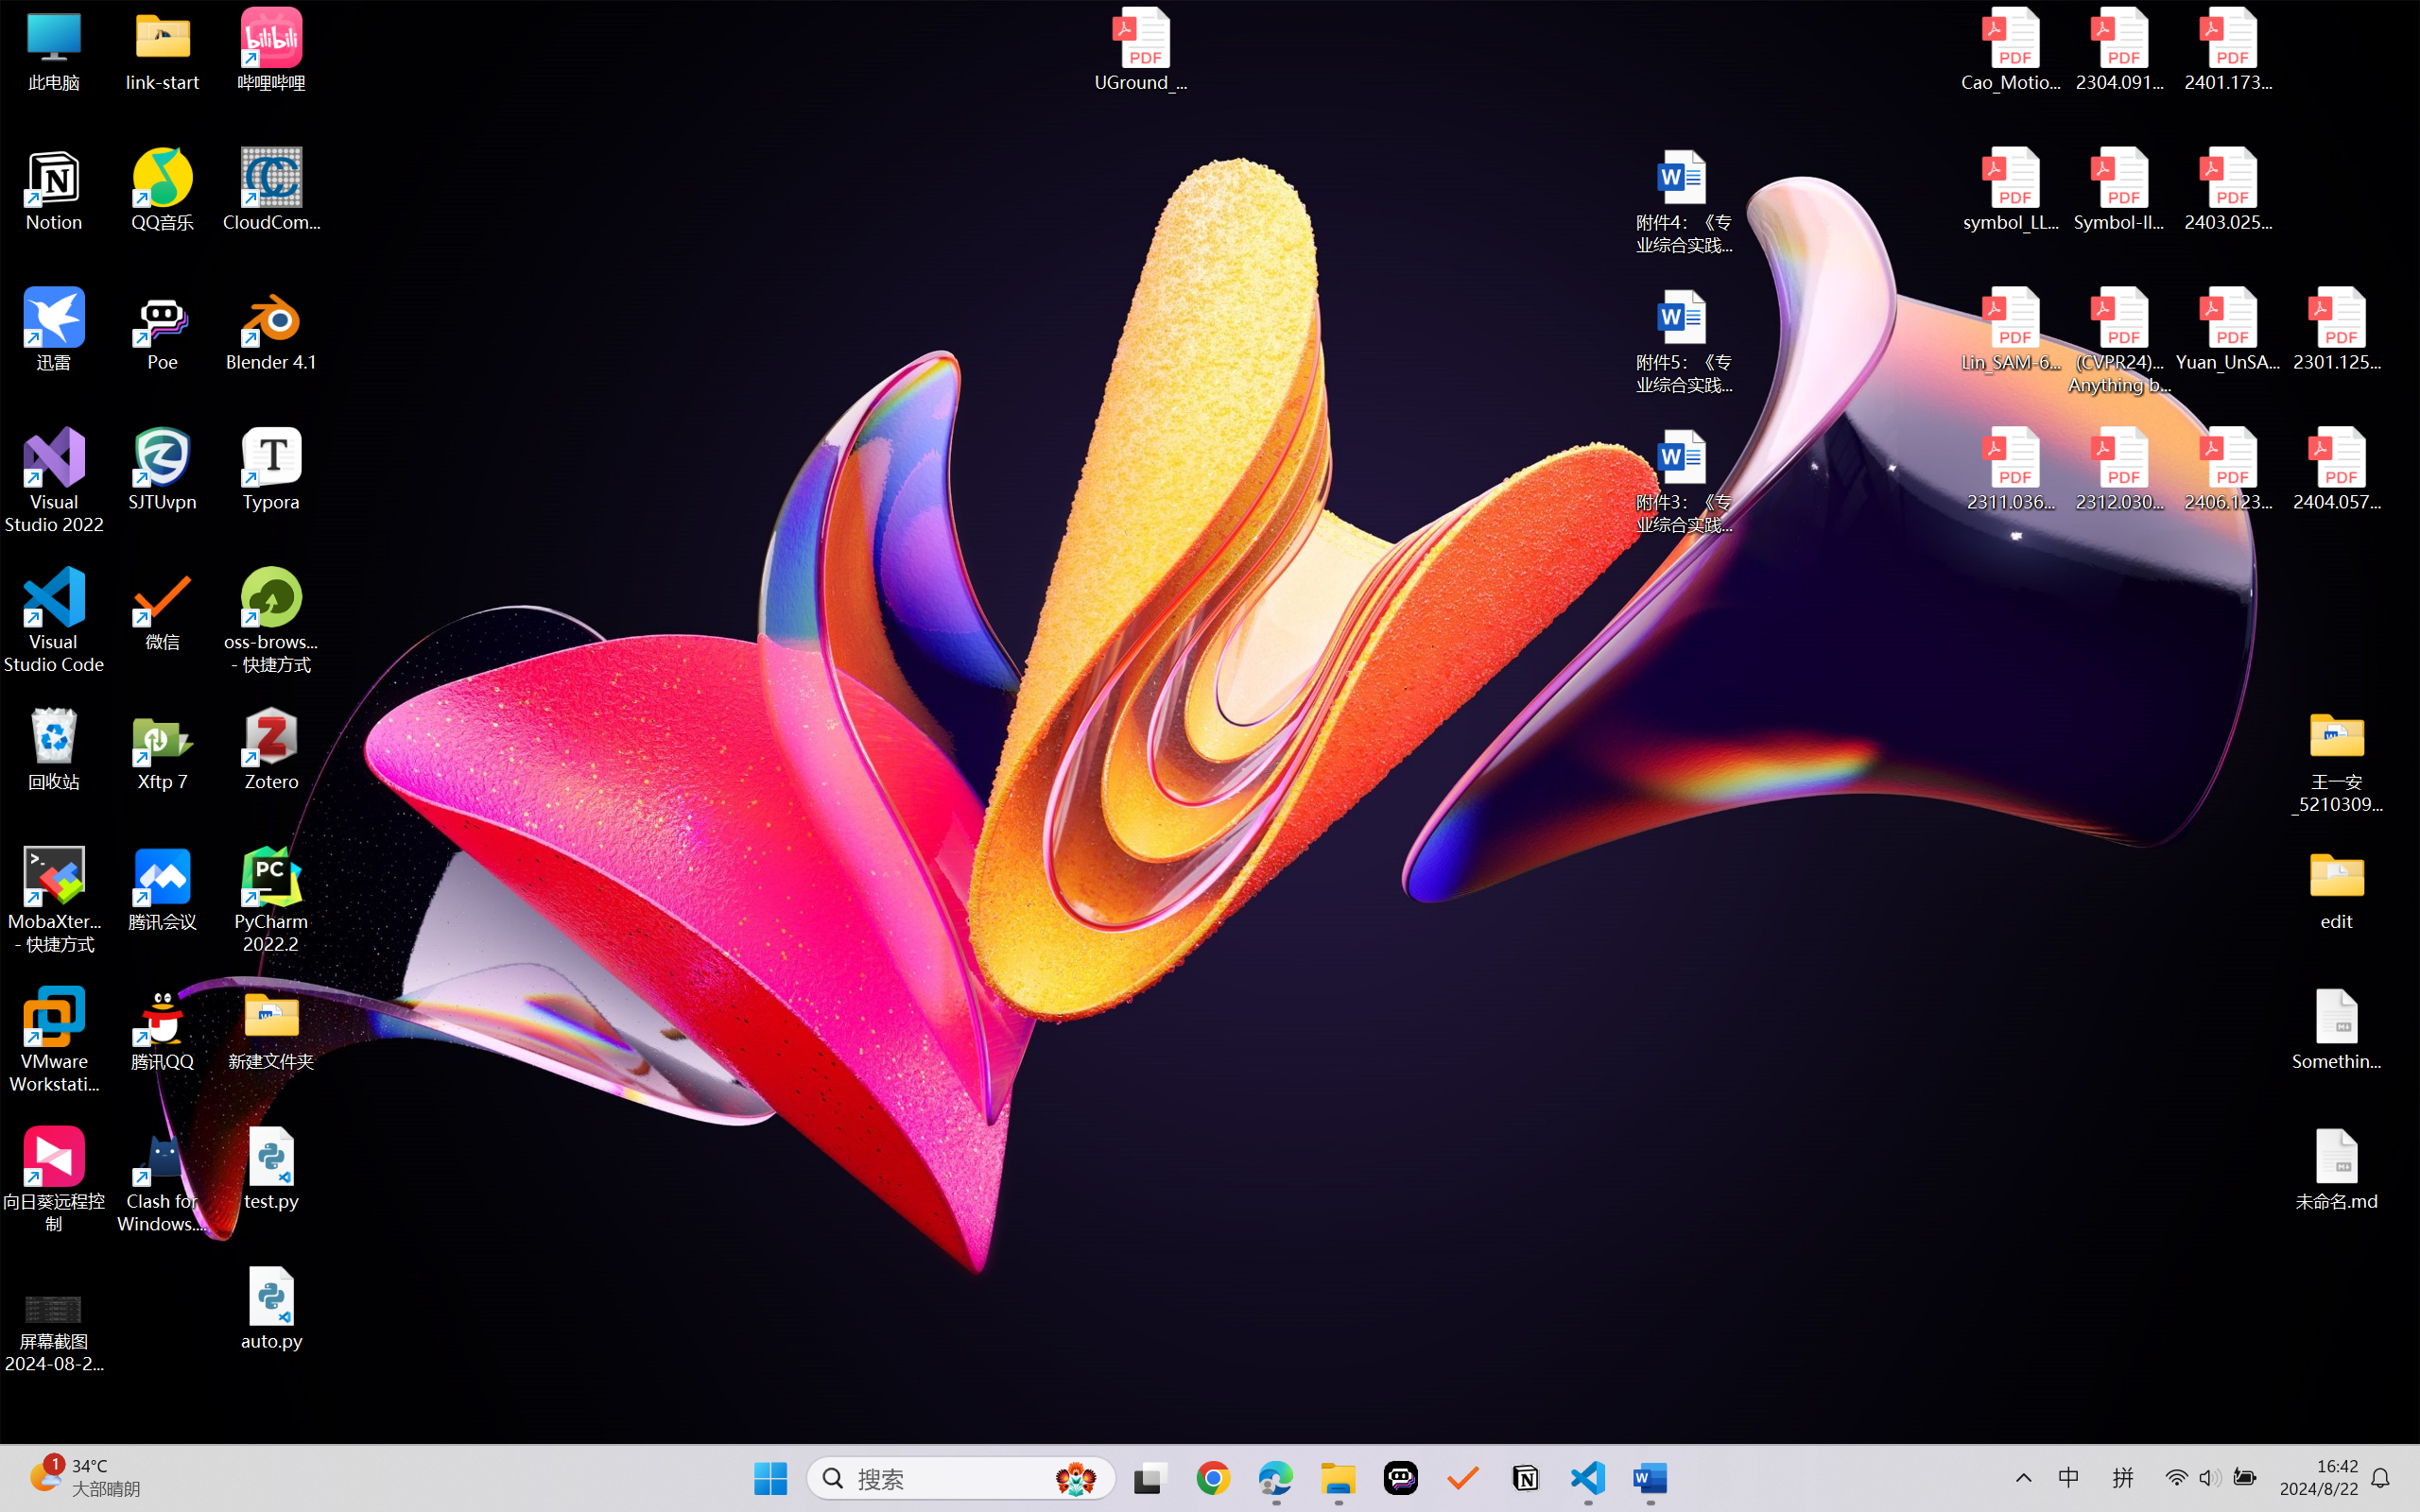 The height and width of the screenshot is (1512, 2420). I want to click on '2312.03032v2.pdf', so click(2118, 469).